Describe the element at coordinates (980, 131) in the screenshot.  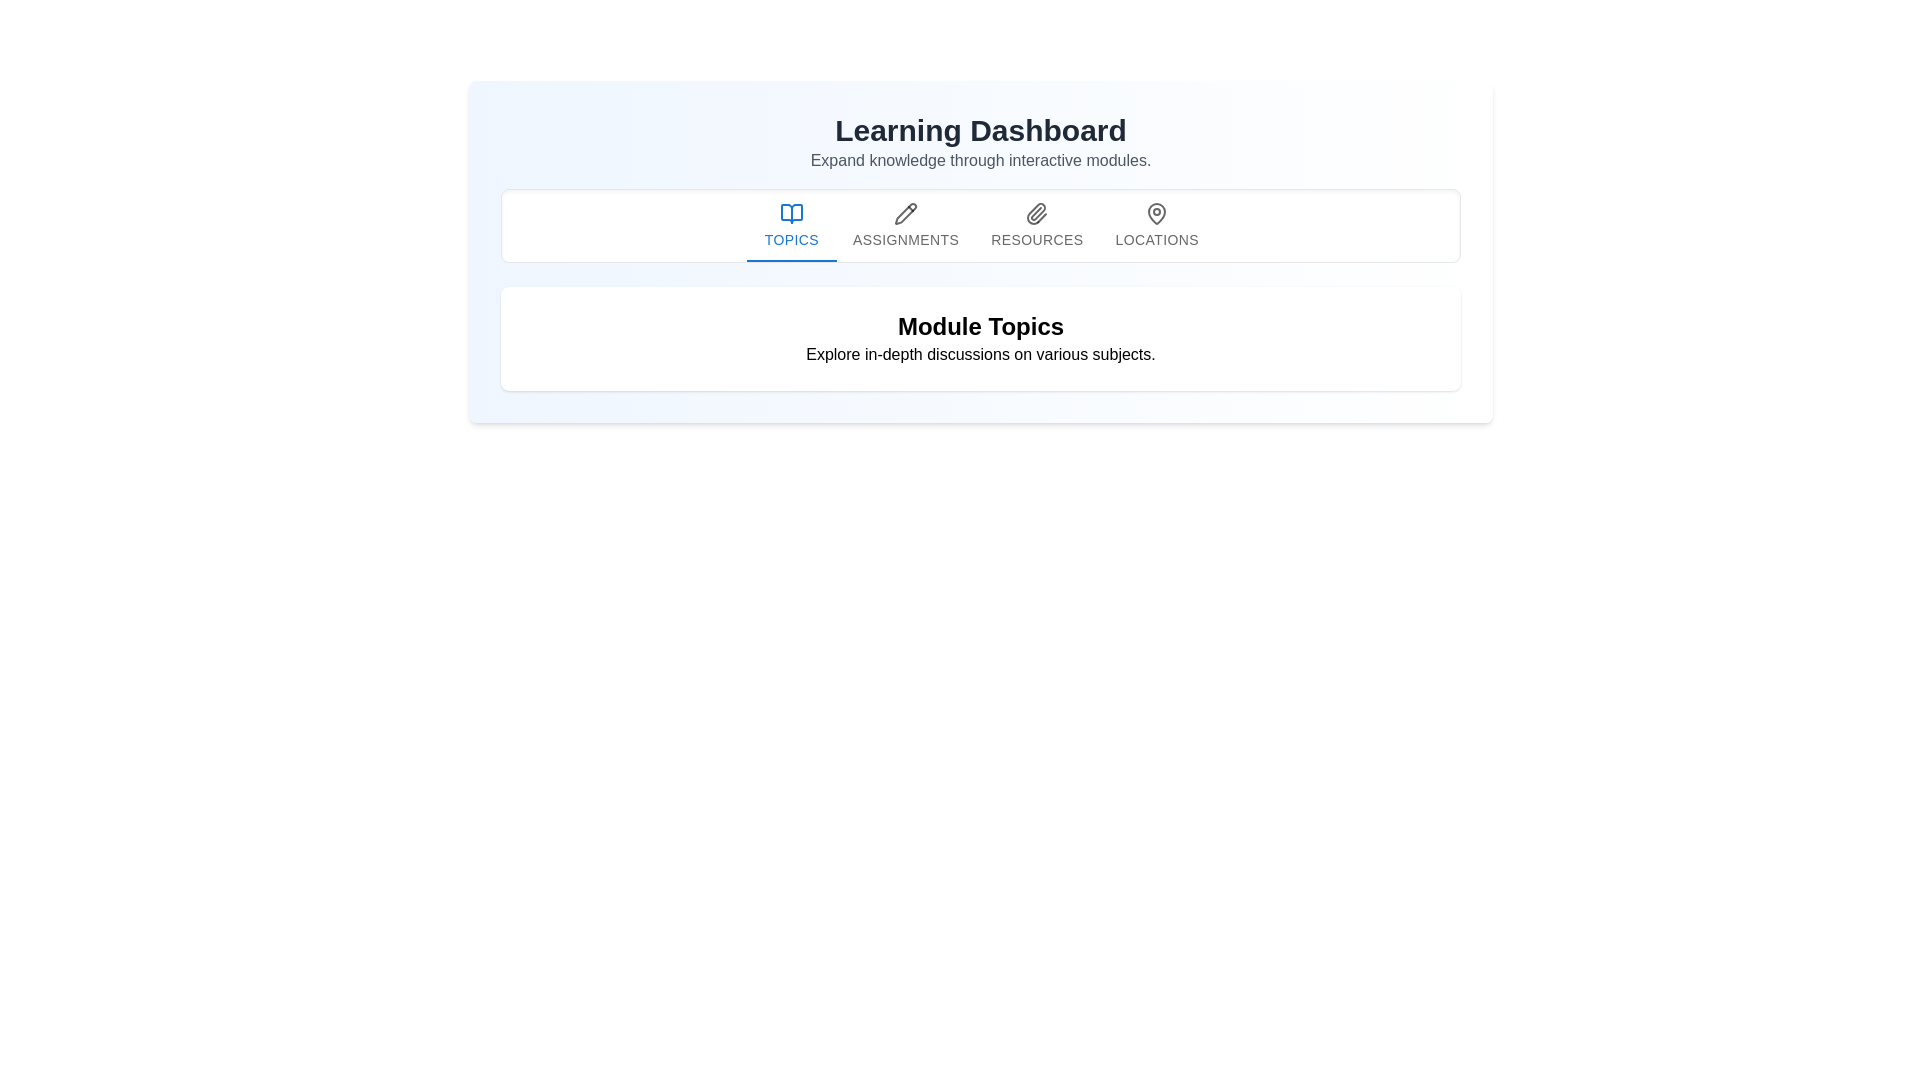
I see `text label 'Learning Dashboard' which is prominently displayed at the top-center of the interface in a large bold font` at that location.